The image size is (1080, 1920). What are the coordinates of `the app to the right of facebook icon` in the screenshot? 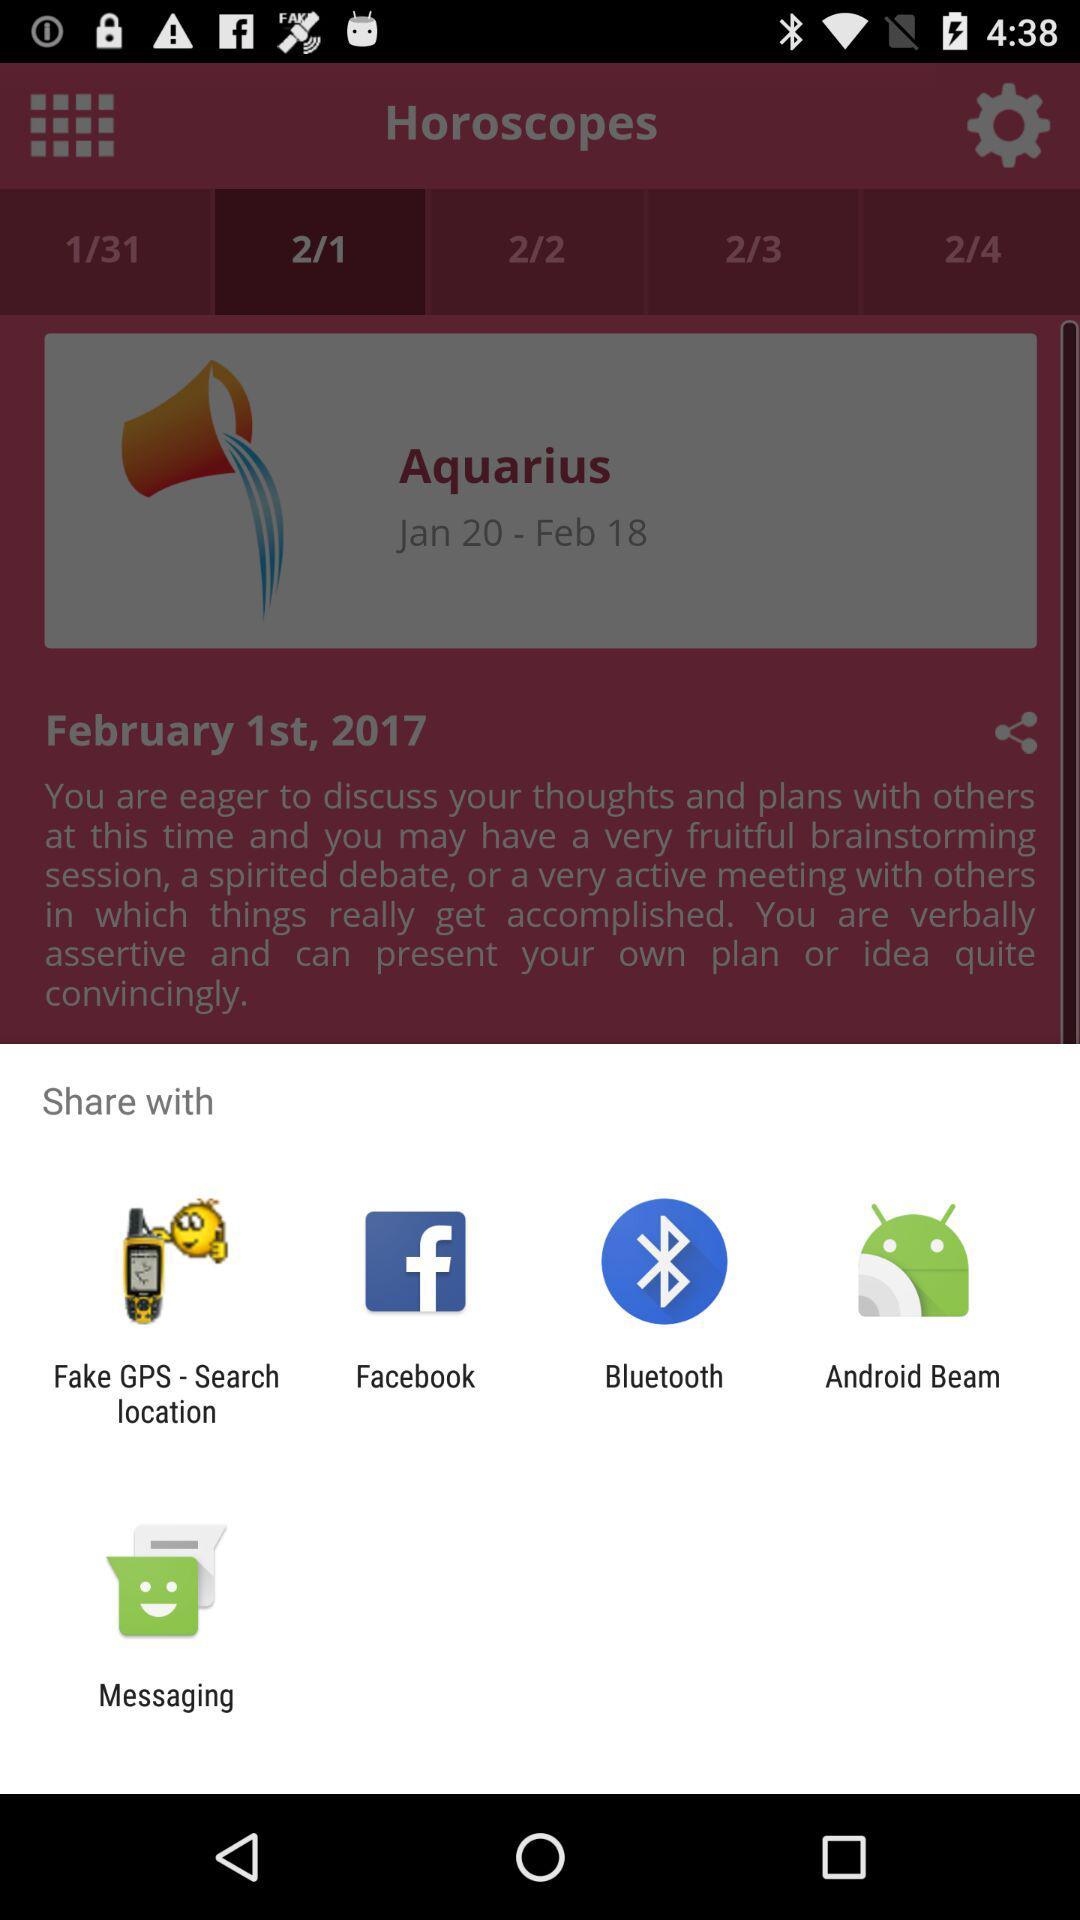 It's located at (664, 1392).